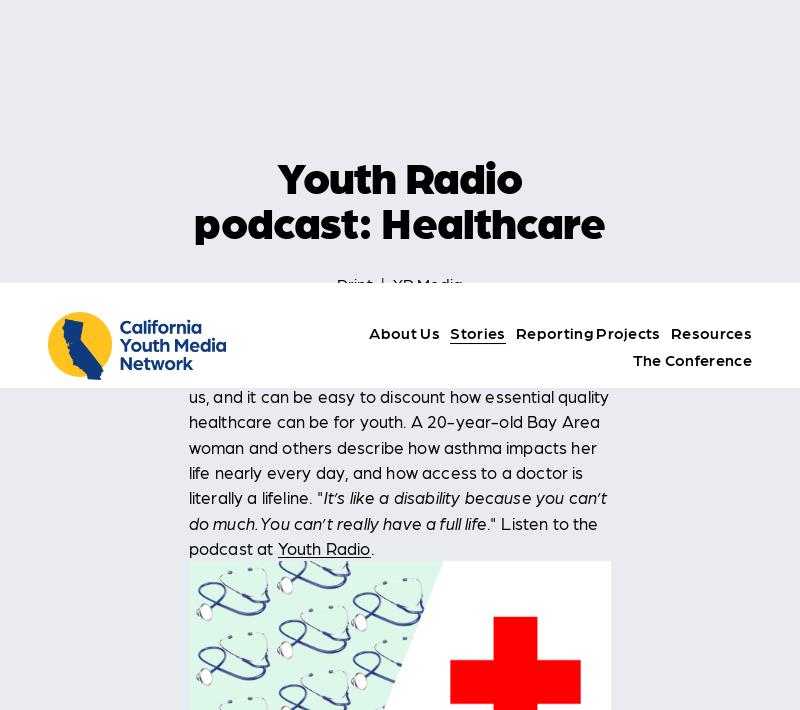 The width and height of the screenshot is (800, 710). Describe the element at coordinates (396, 121) in the screenshot. I see `'It’s like a disability because you can’t do much. You can’t really have a full life'` at that location.